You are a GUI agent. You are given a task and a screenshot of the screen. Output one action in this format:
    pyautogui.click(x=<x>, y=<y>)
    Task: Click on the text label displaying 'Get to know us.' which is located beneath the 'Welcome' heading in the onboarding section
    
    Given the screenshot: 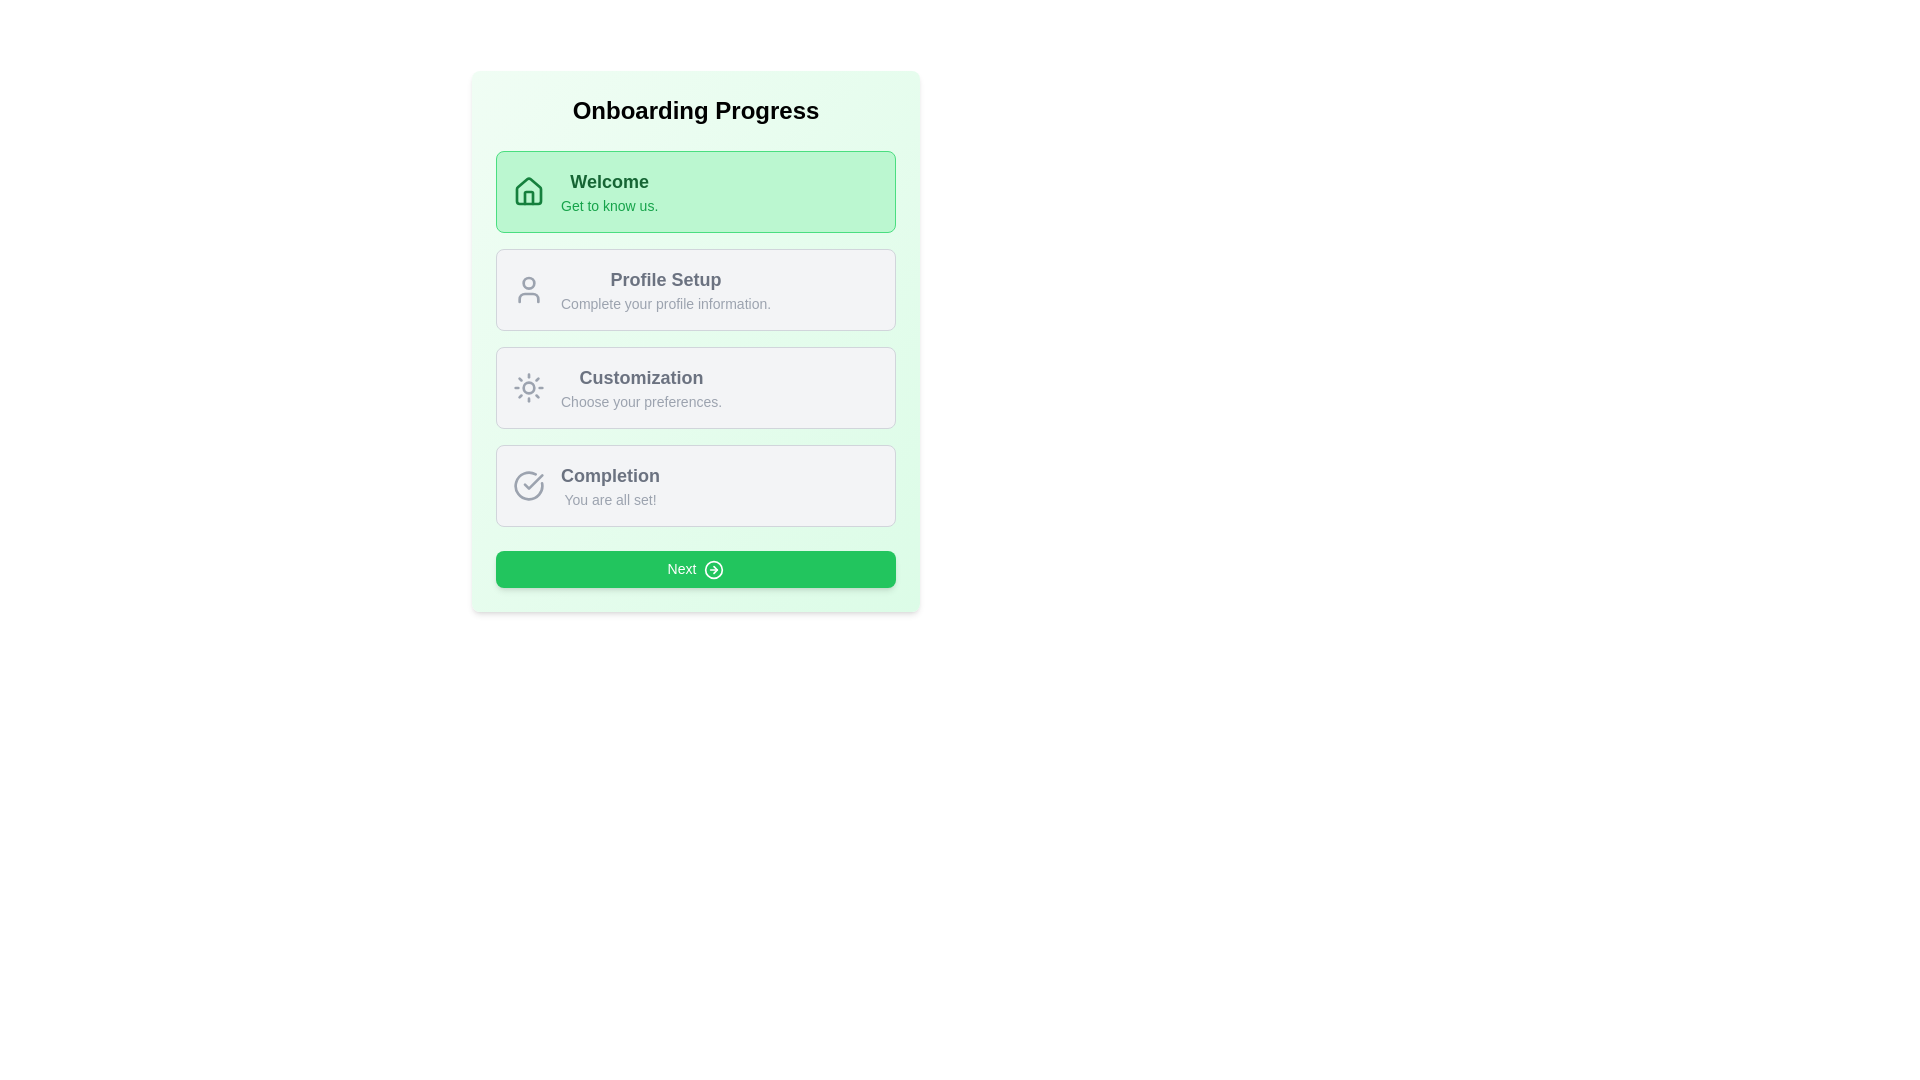 What is the action you would take?
    pyautogui.click(x=608, y=205)
    